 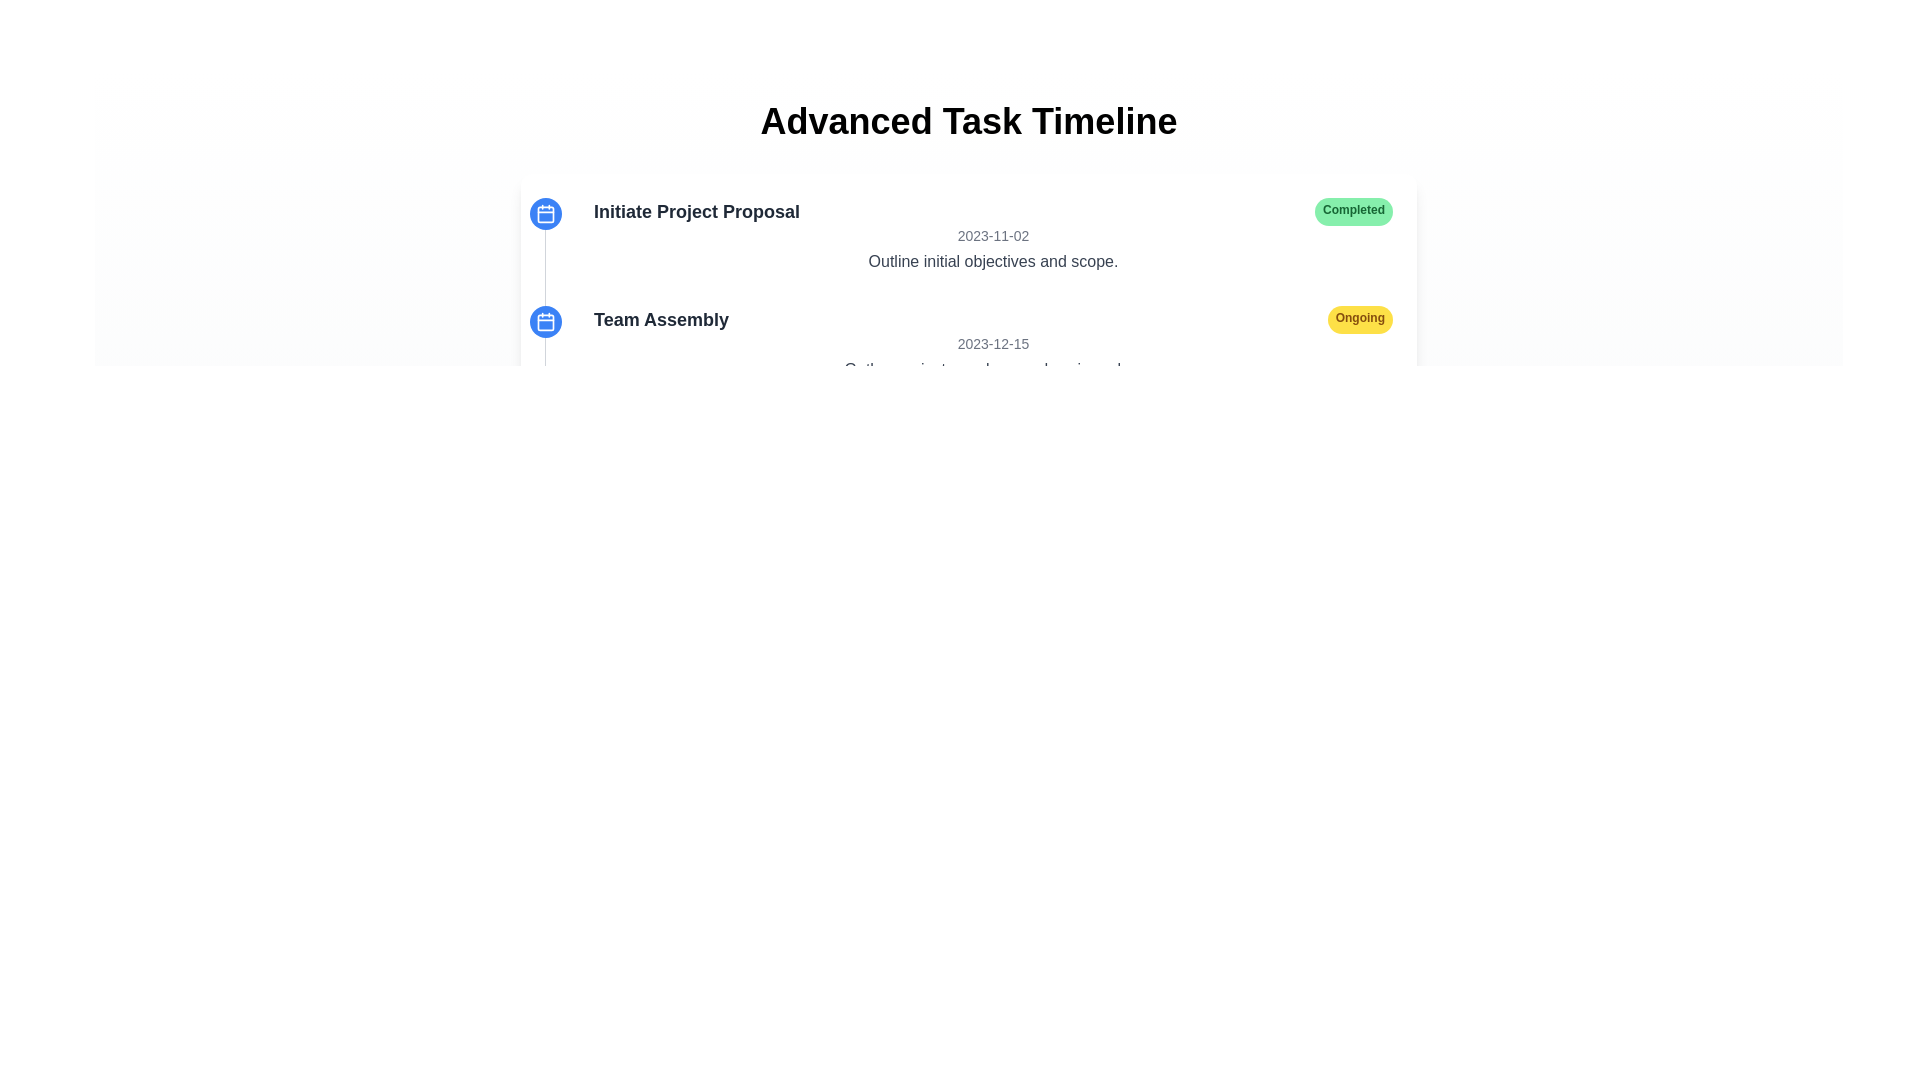 I want to click on text component displaying 'Outline initial objectives and scope.' located beneath the heading 'Initiate Project Proposal', so click(x=993, y=261).